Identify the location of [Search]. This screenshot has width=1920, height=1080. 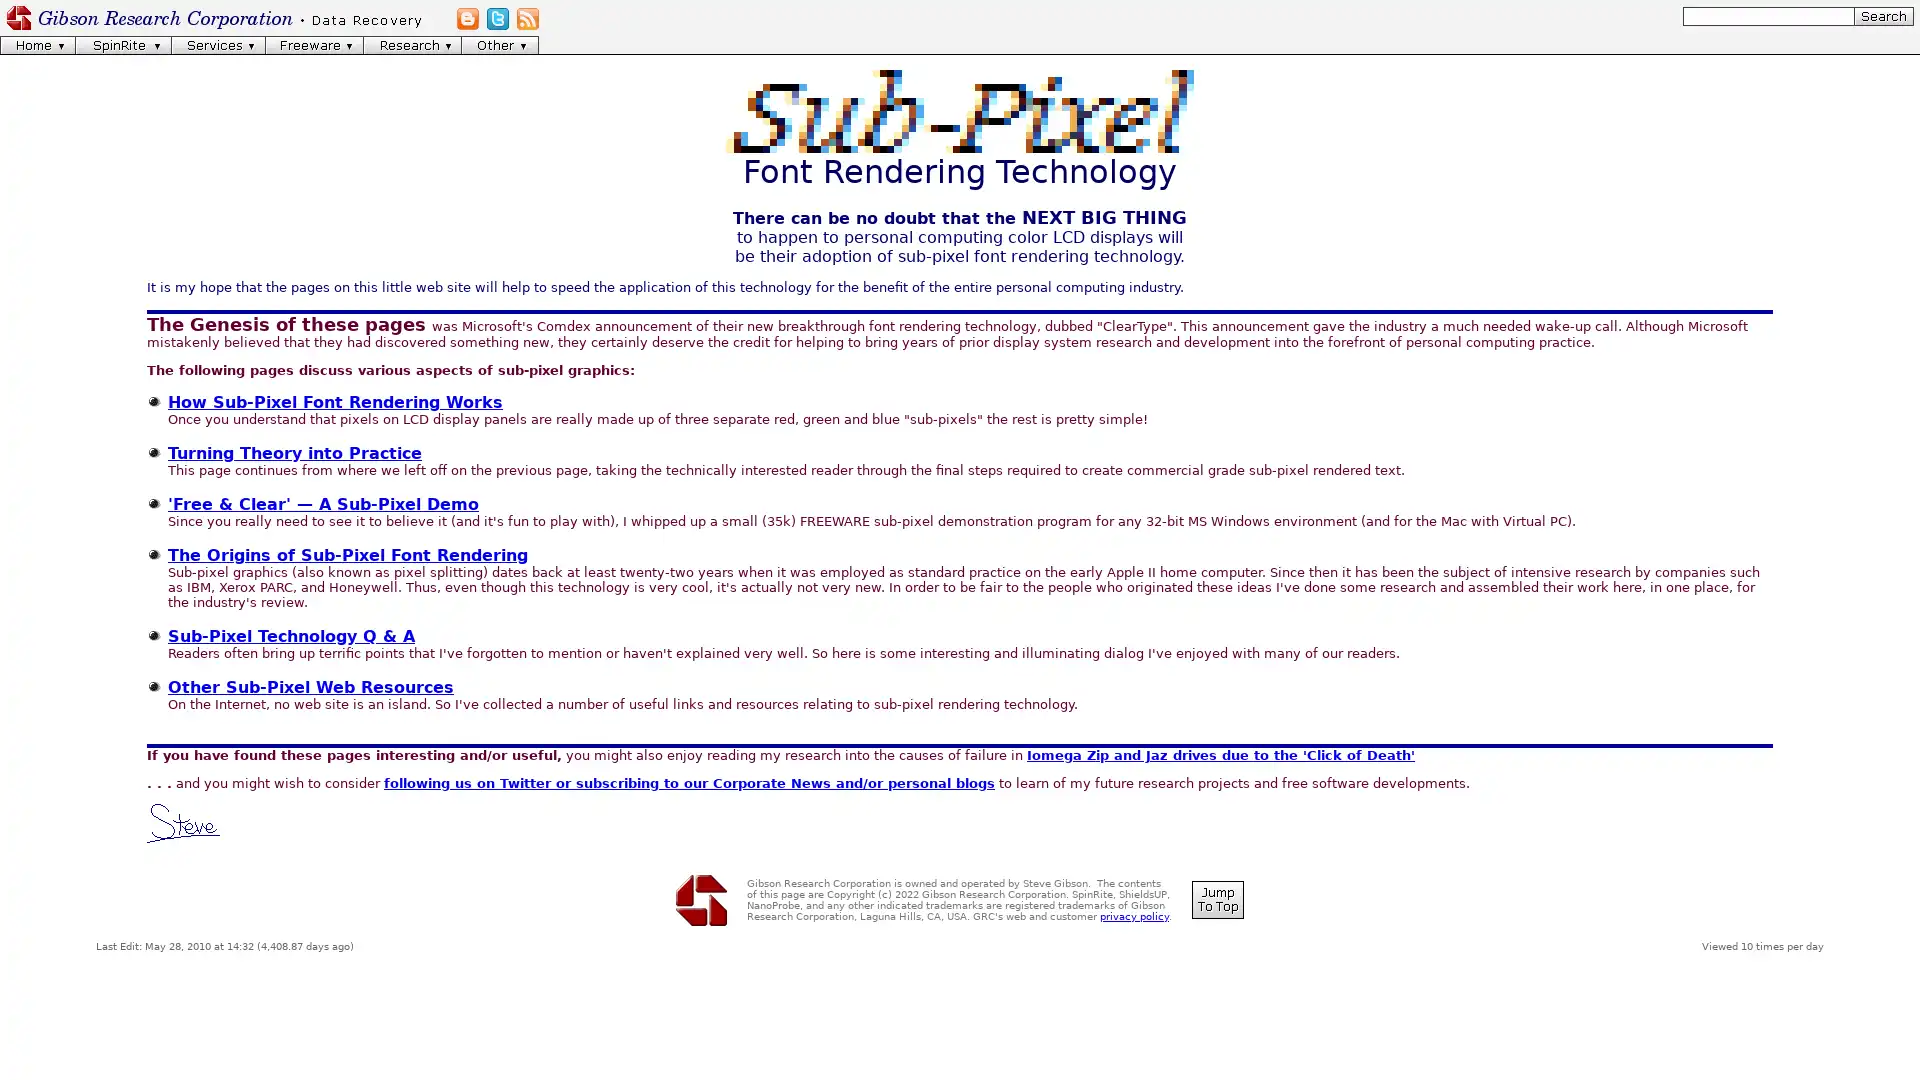
(1882, 16).